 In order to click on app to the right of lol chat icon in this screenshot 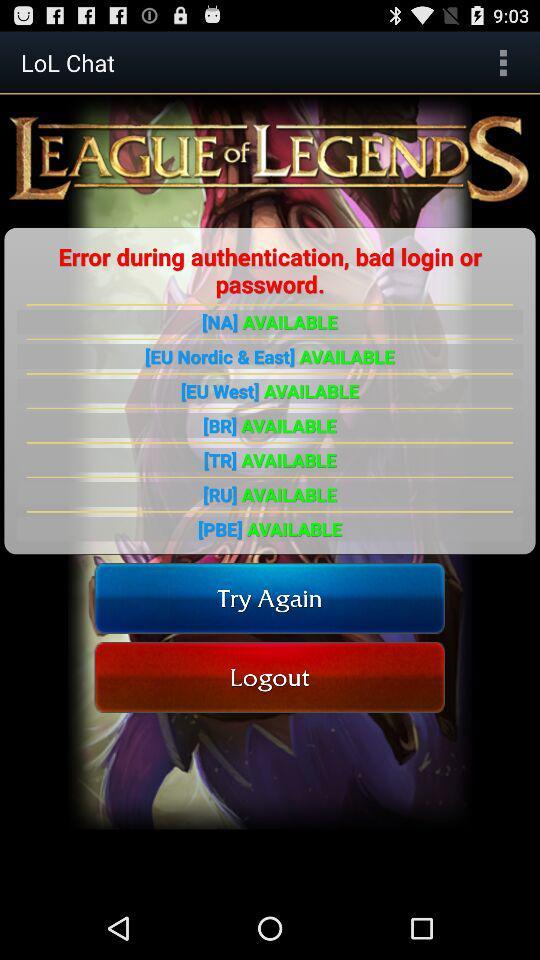, I will do `click(502, 62)`.